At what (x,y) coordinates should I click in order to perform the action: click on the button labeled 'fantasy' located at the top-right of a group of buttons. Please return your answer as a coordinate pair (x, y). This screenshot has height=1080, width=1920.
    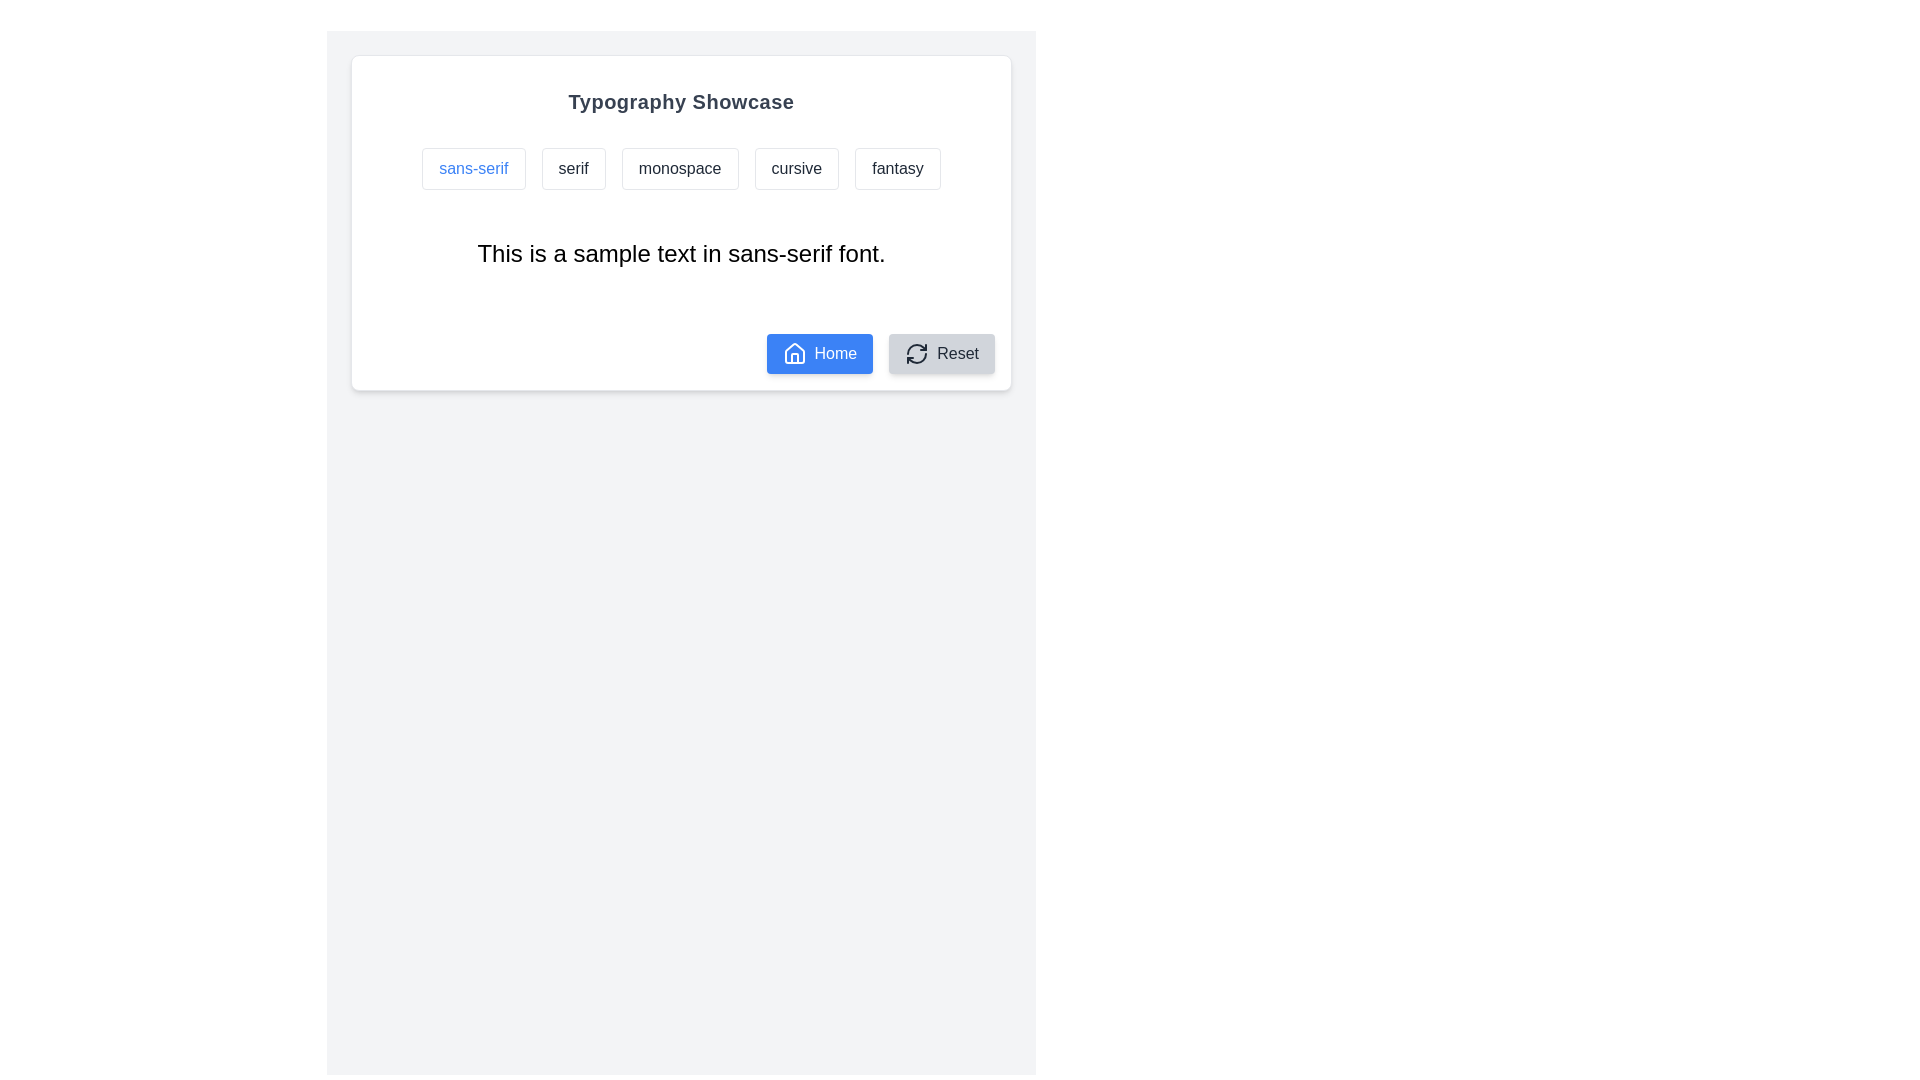
    Looking at the image, I should click on (896, 168).